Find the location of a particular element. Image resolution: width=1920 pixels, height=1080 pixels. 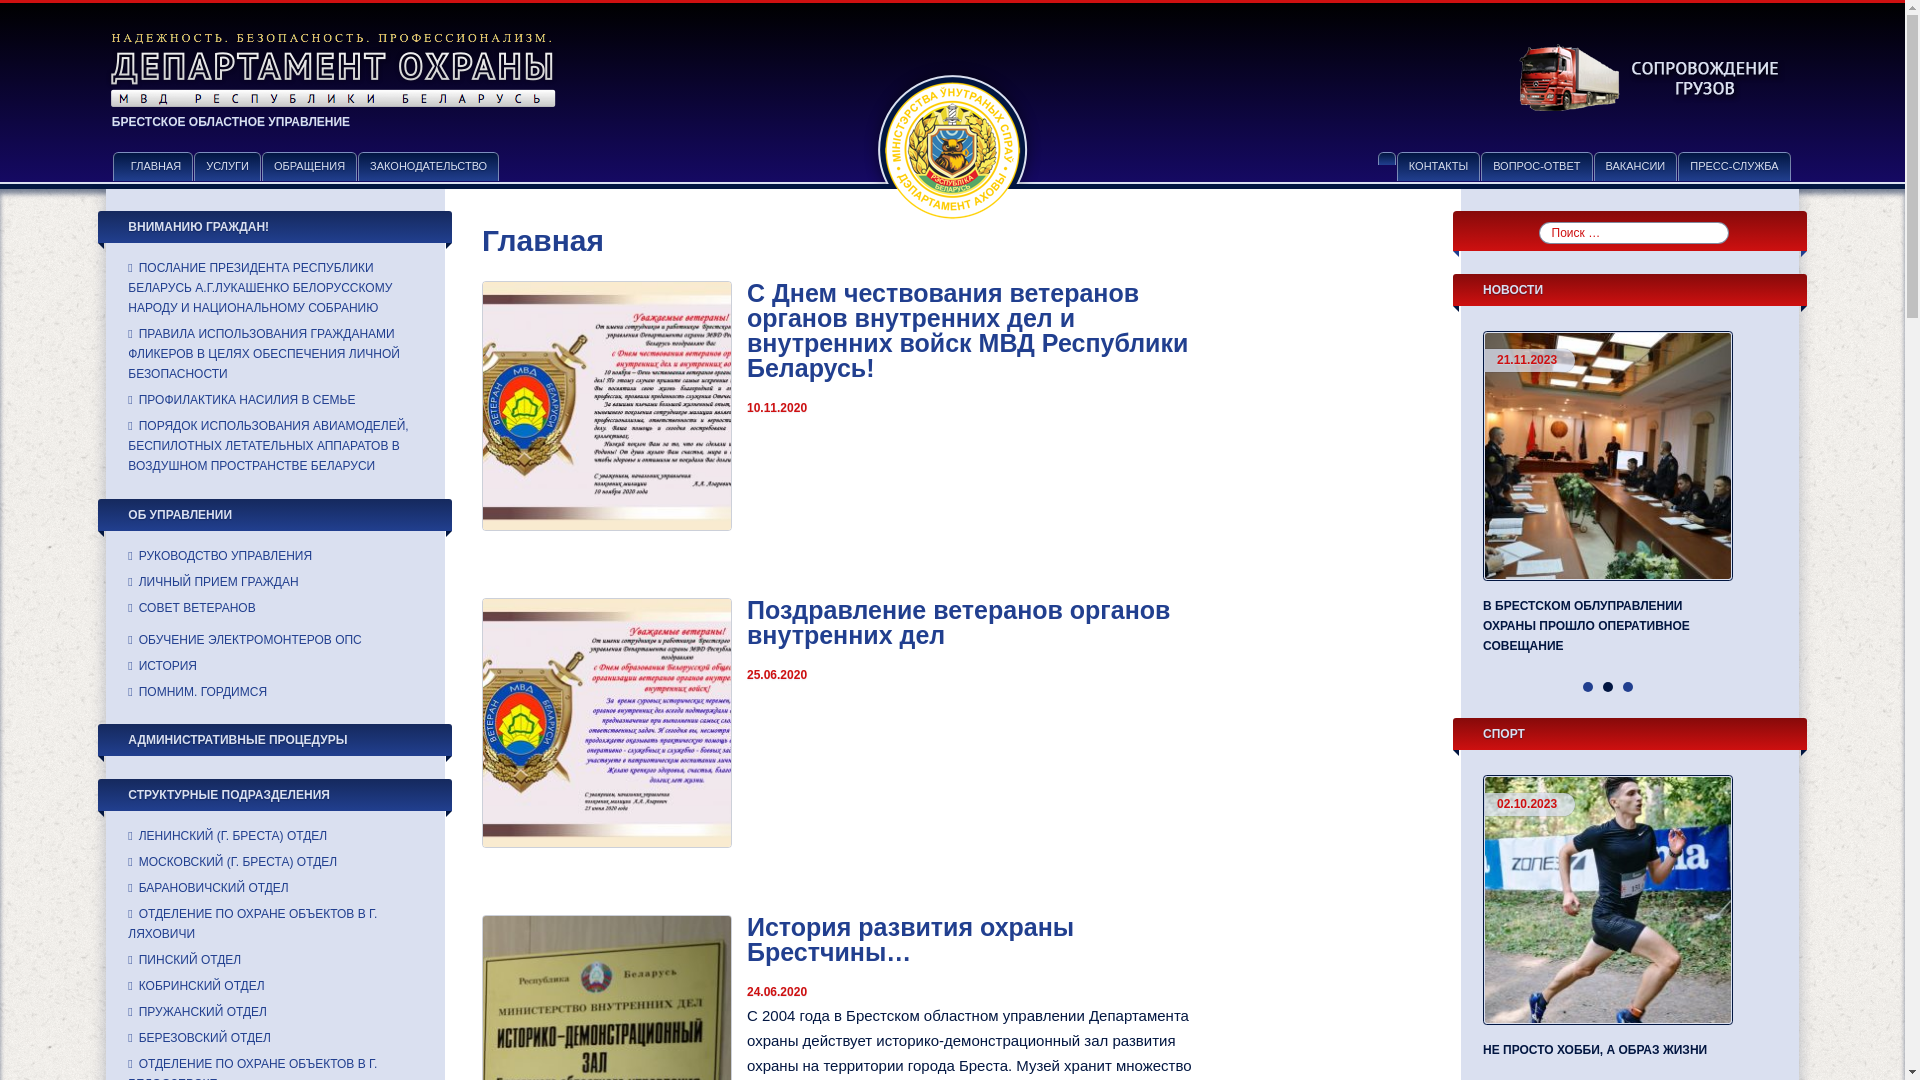

'2' is located at coordinates (1608, 685).